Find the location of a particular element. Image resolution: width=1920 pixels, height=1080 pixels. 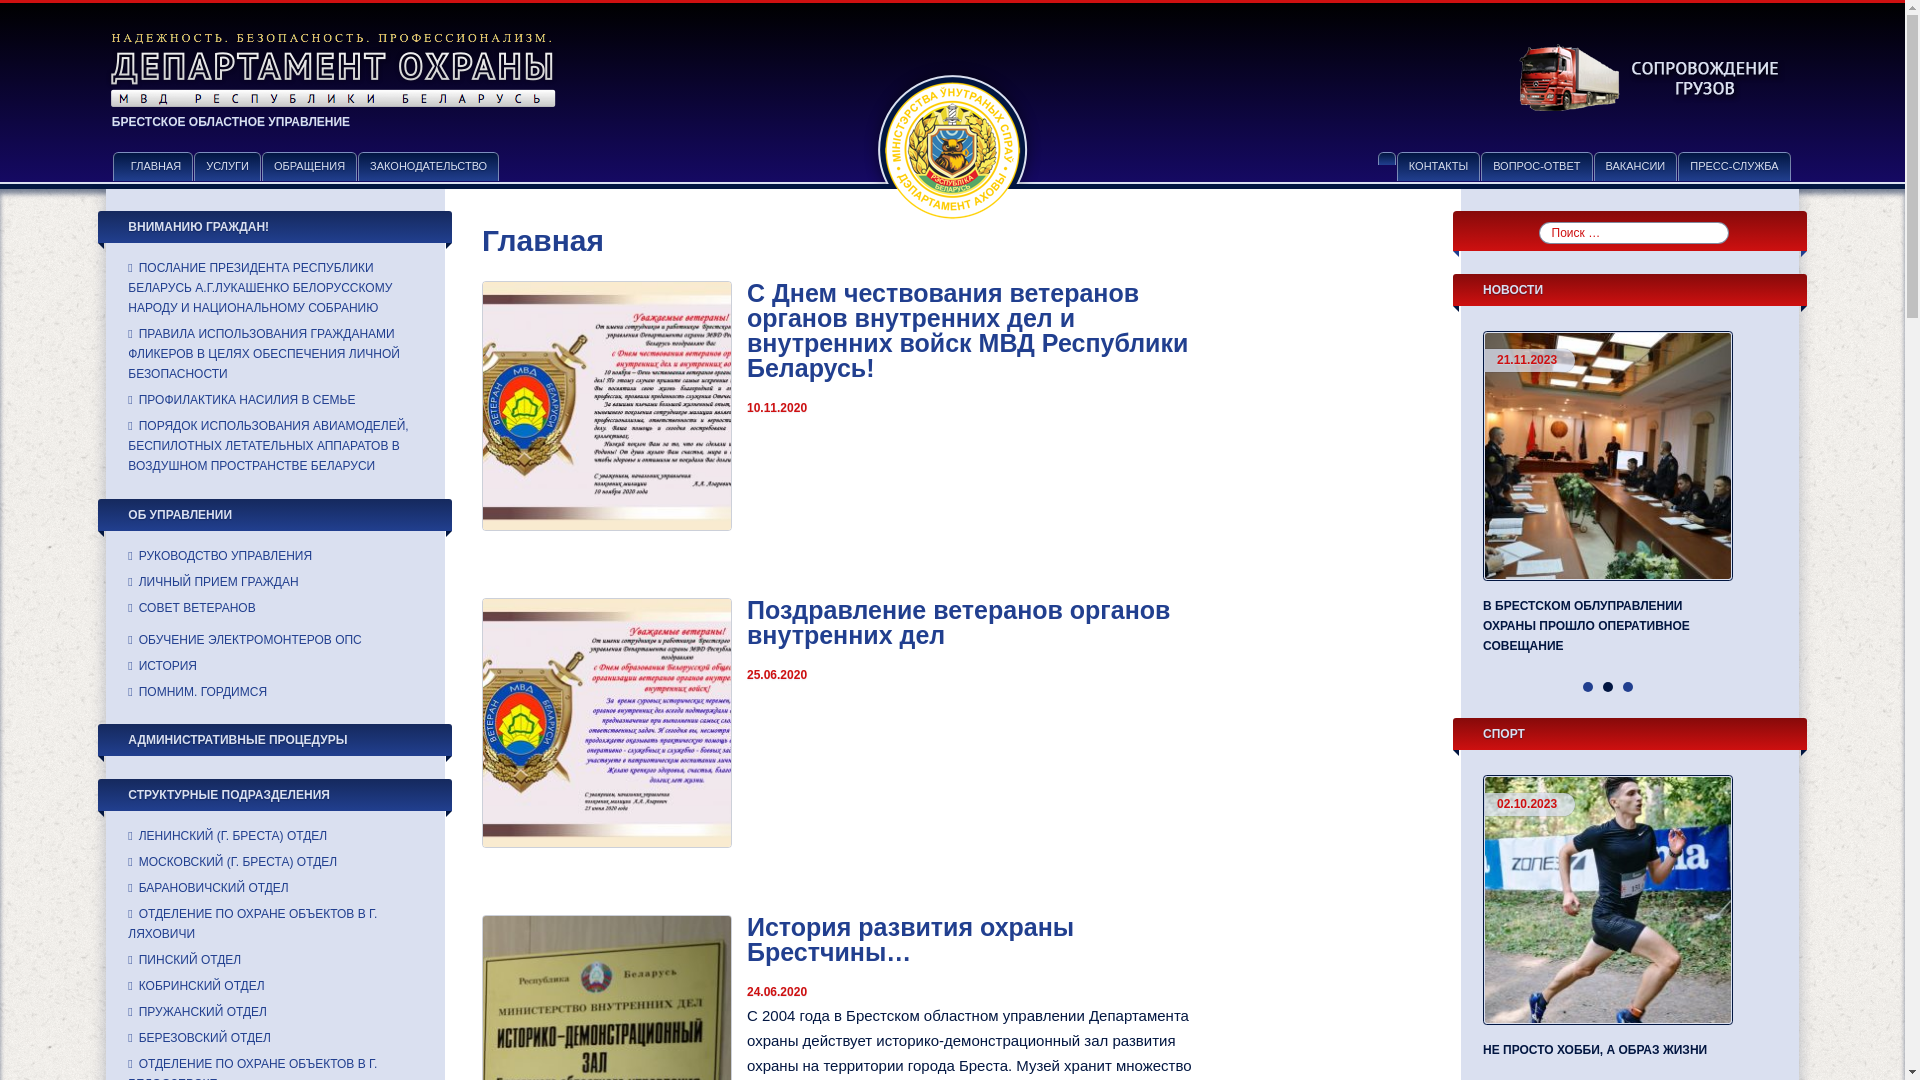

'2' is located at coordinates (1608, 685).